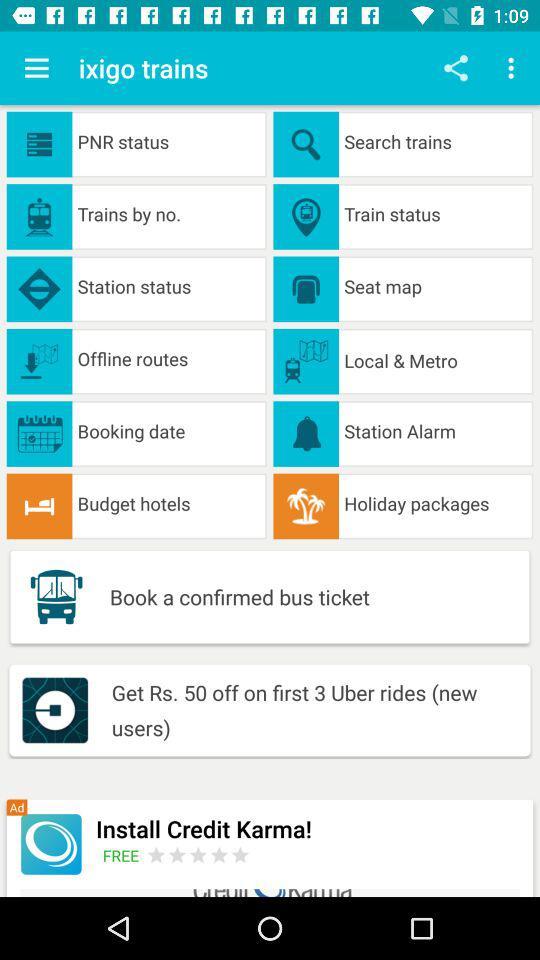 This screenshot has width=540, height=960. What do you see at coordinates (51, 843) in the screenshot?
I see `install app` at bounding box center [51, 843].